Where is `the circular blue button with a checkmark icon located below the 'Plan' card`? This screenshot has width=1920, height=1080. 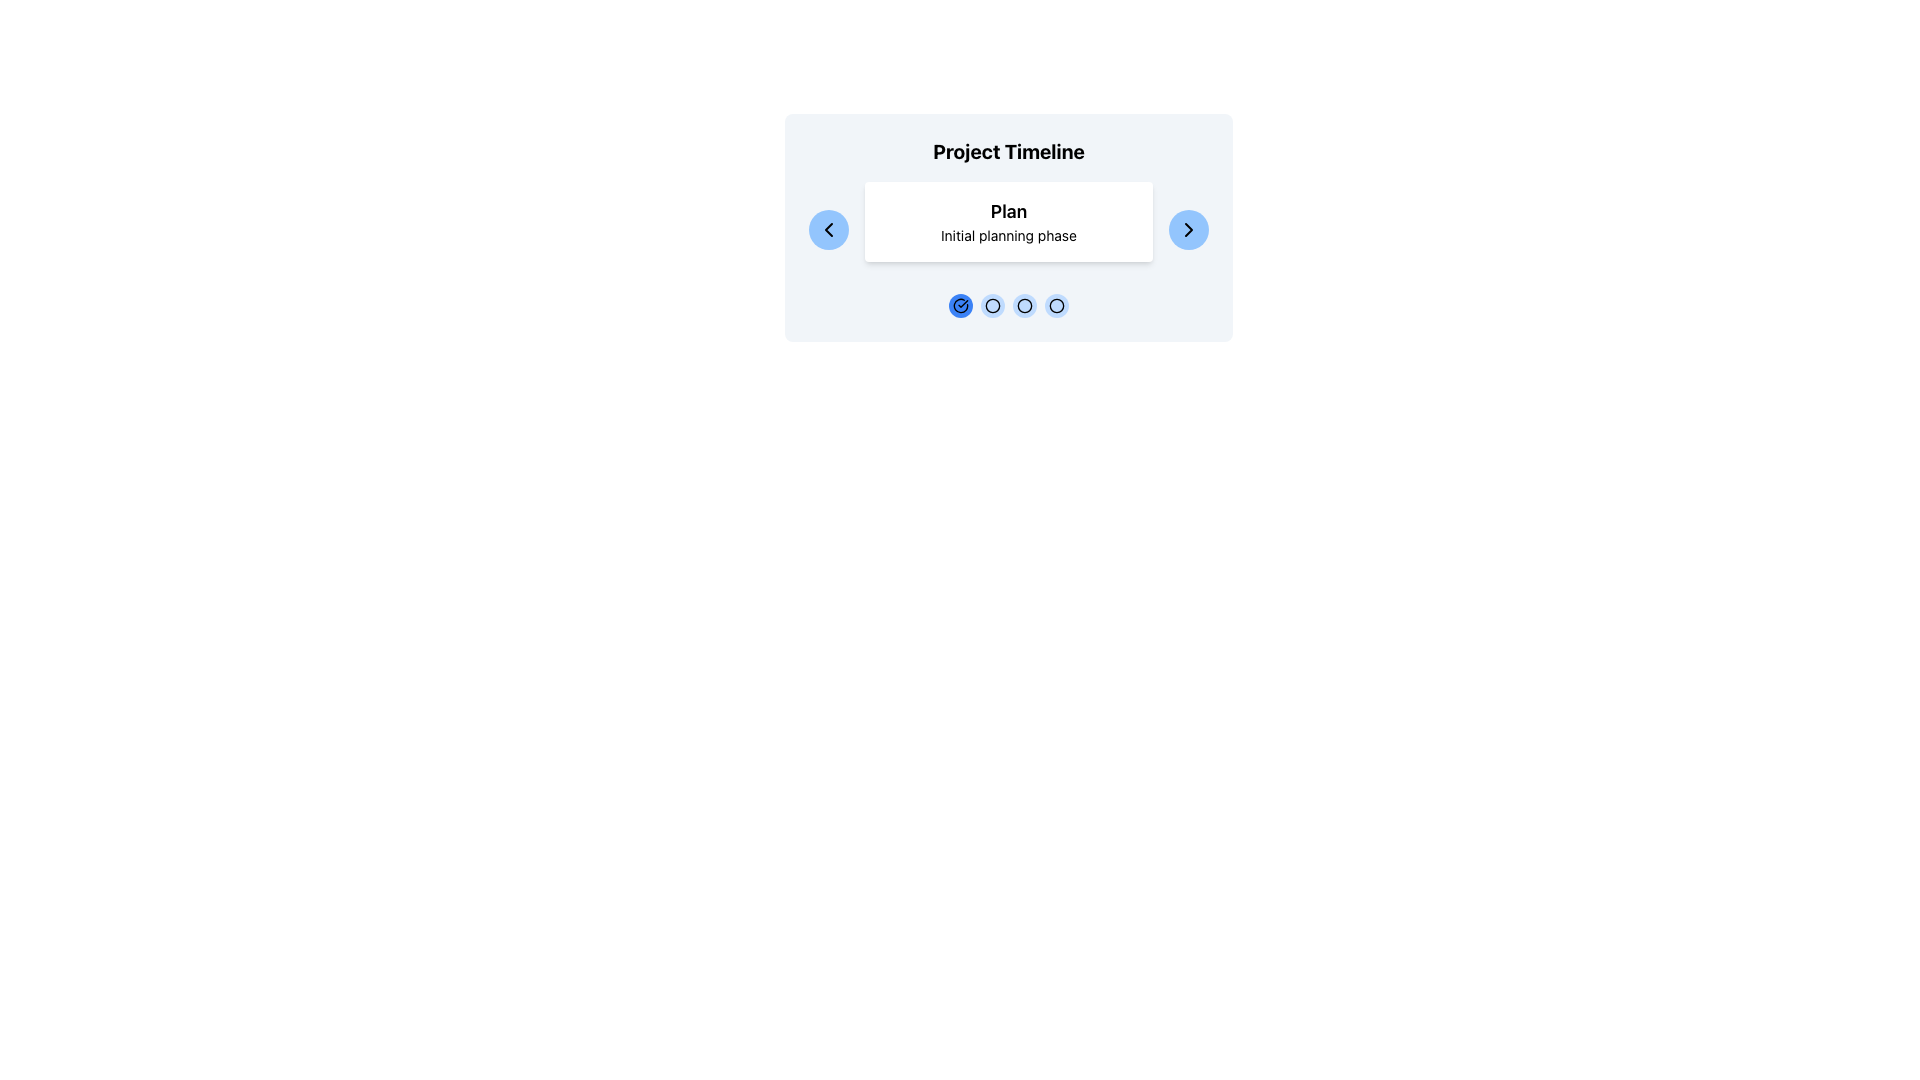 the circular blue button with a checkmark icon located below the 'Plan' card is located at coordinates (960, 305).